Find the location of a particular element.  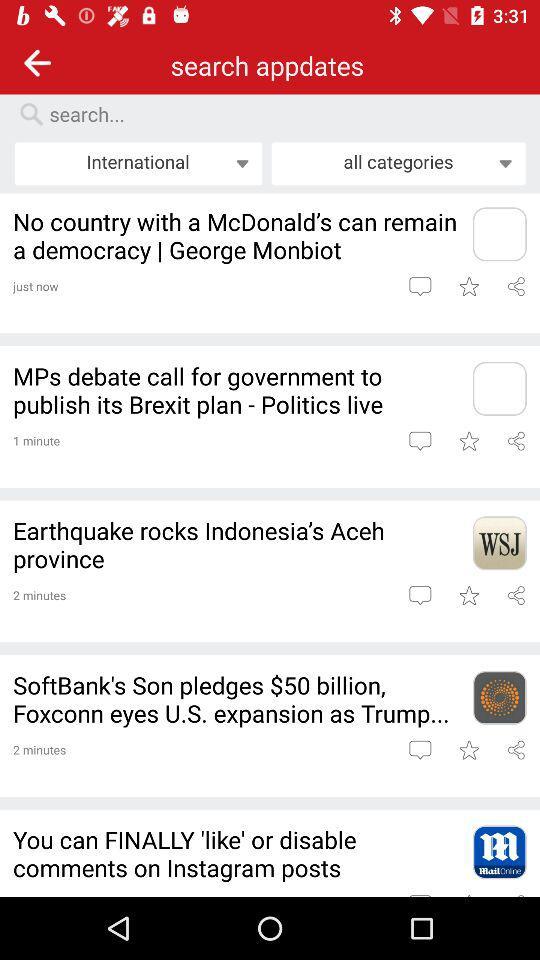

go to news site is located at coordinates (498, 387).